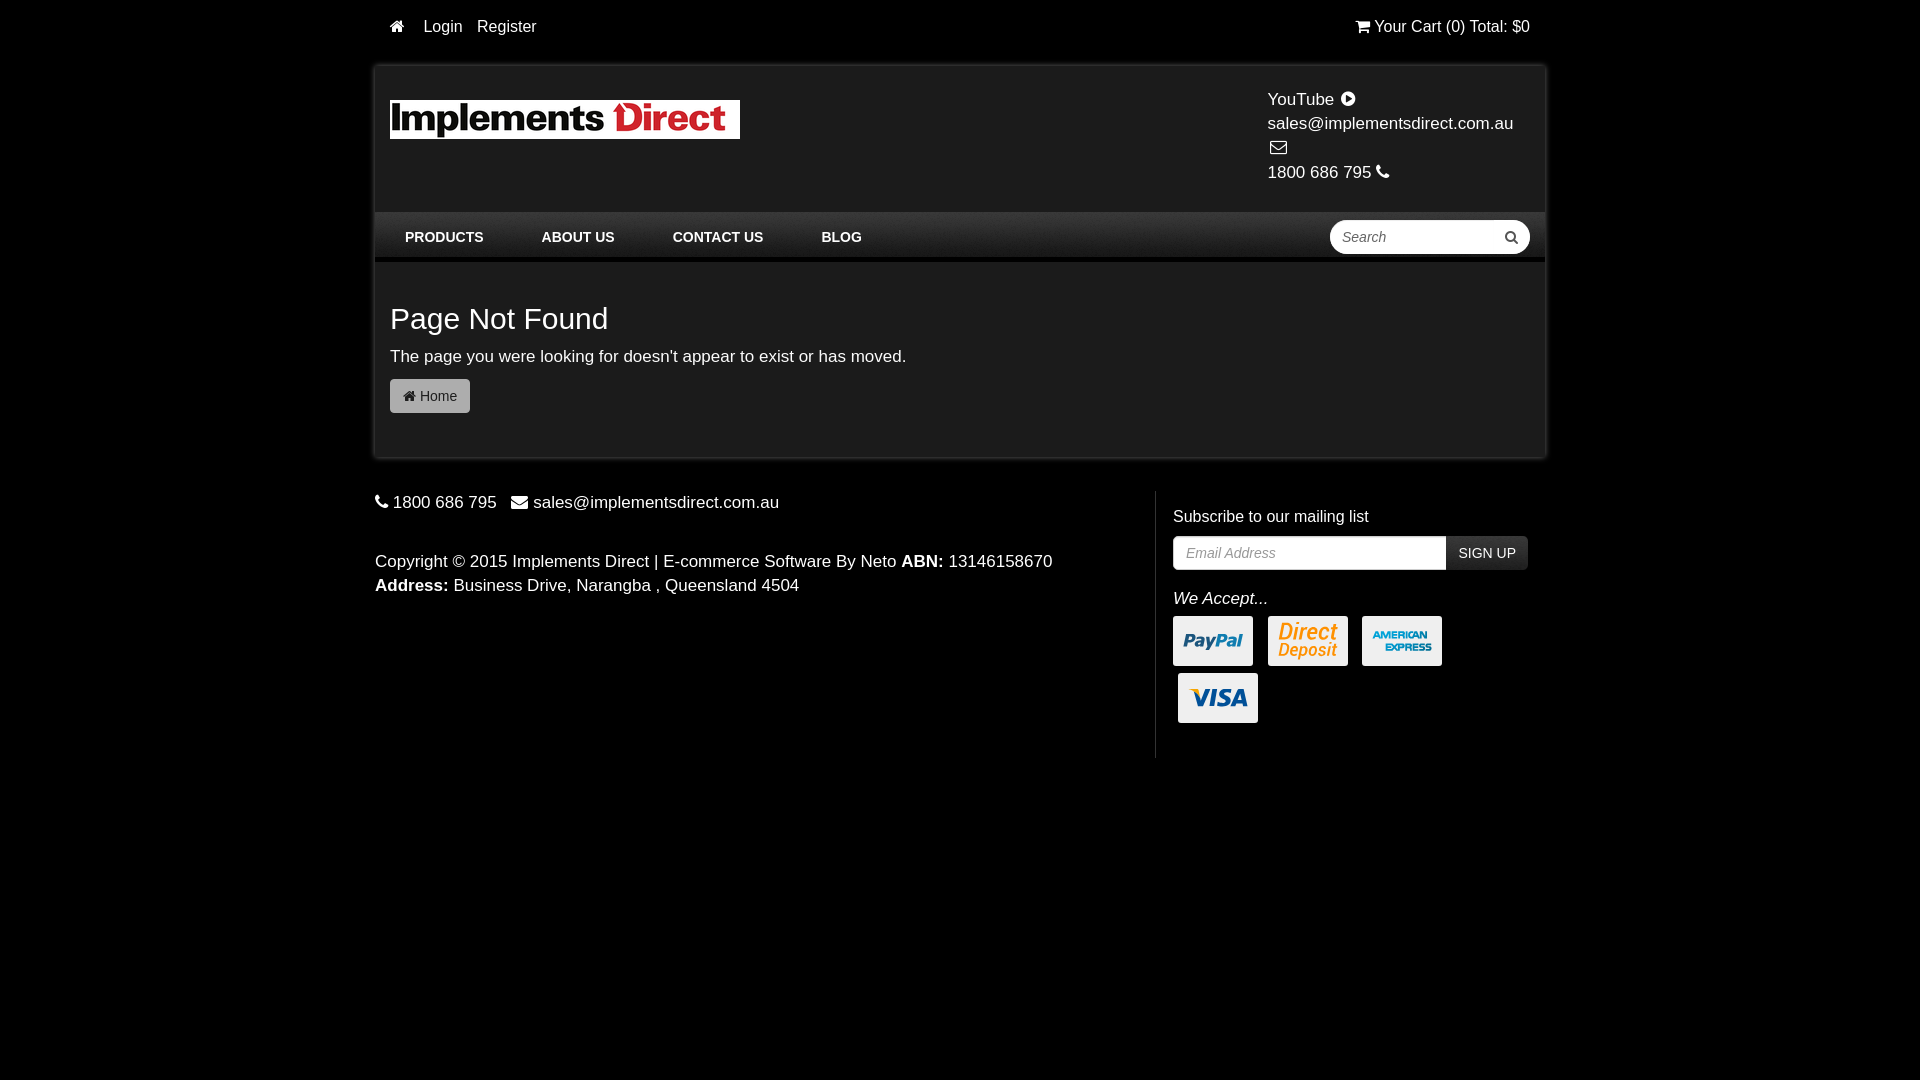 The image size is (1920, 1080). Describe the element at coordinates (443, 235) in the screenshot. I see `'PRODUCTS'` at that location.